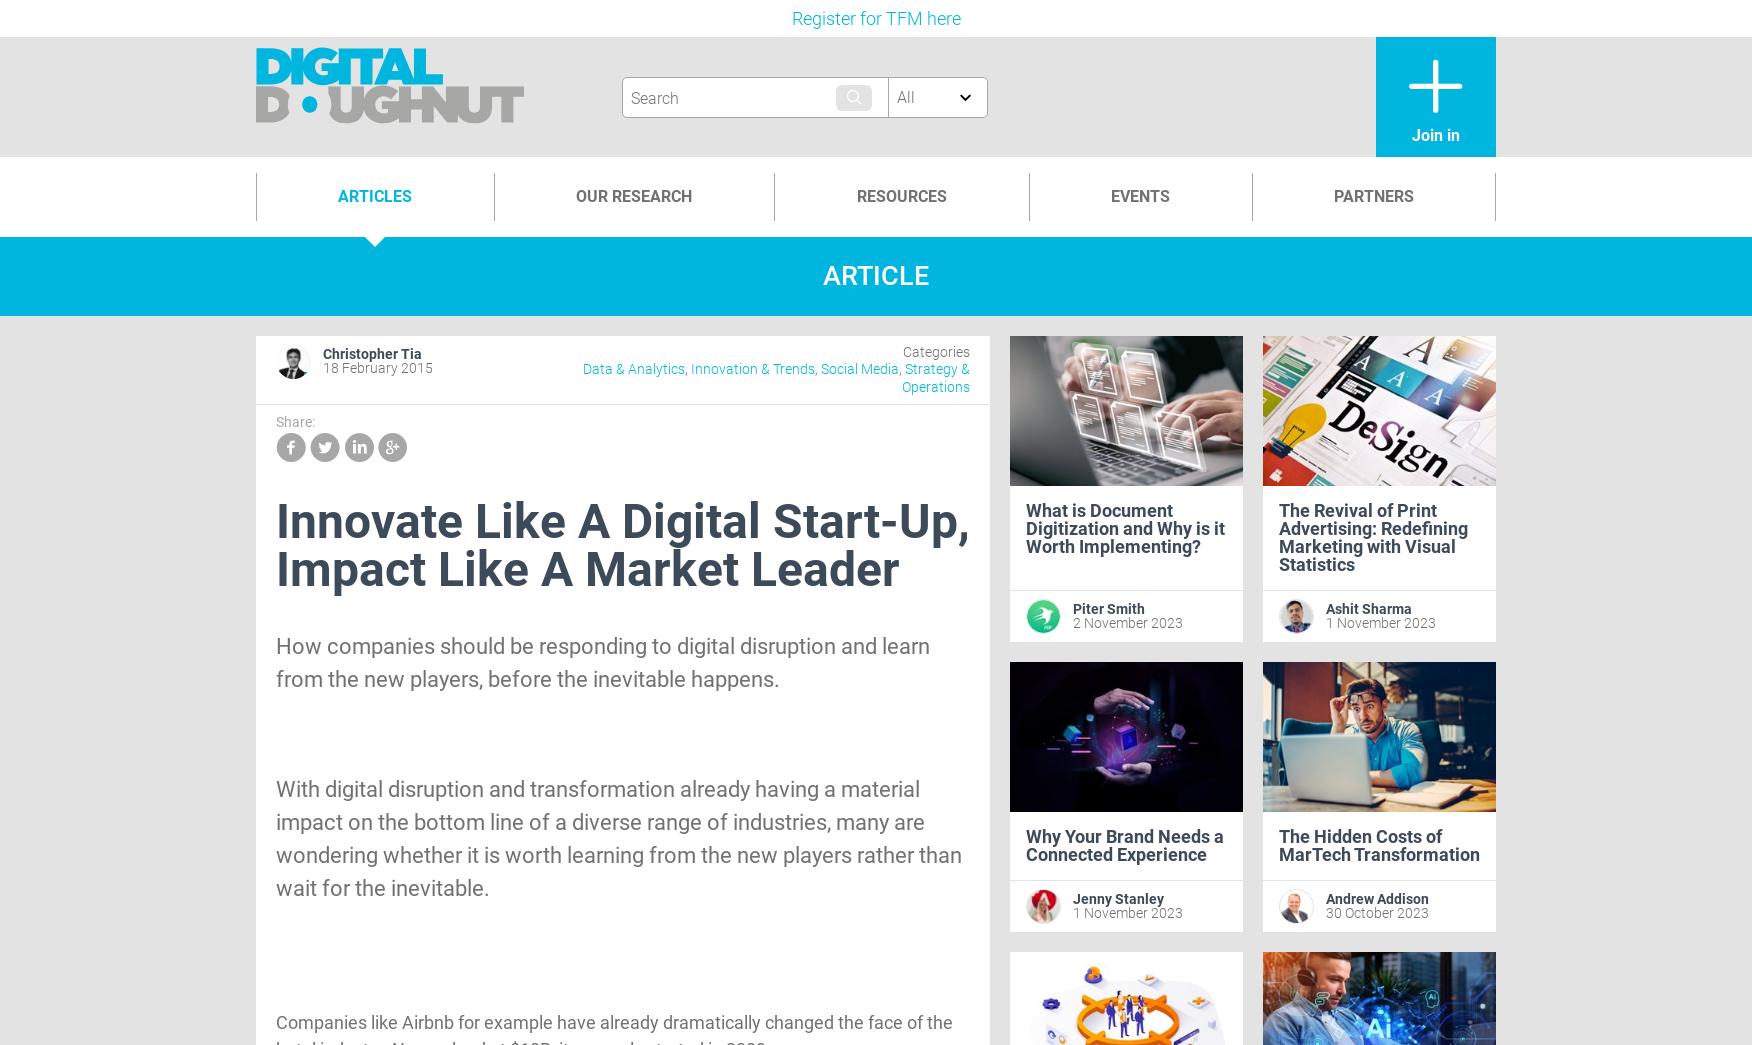  Describe the element at coordinates (1117, 899) in the screenshot. I see `'Jenny Stanley'` at that location.